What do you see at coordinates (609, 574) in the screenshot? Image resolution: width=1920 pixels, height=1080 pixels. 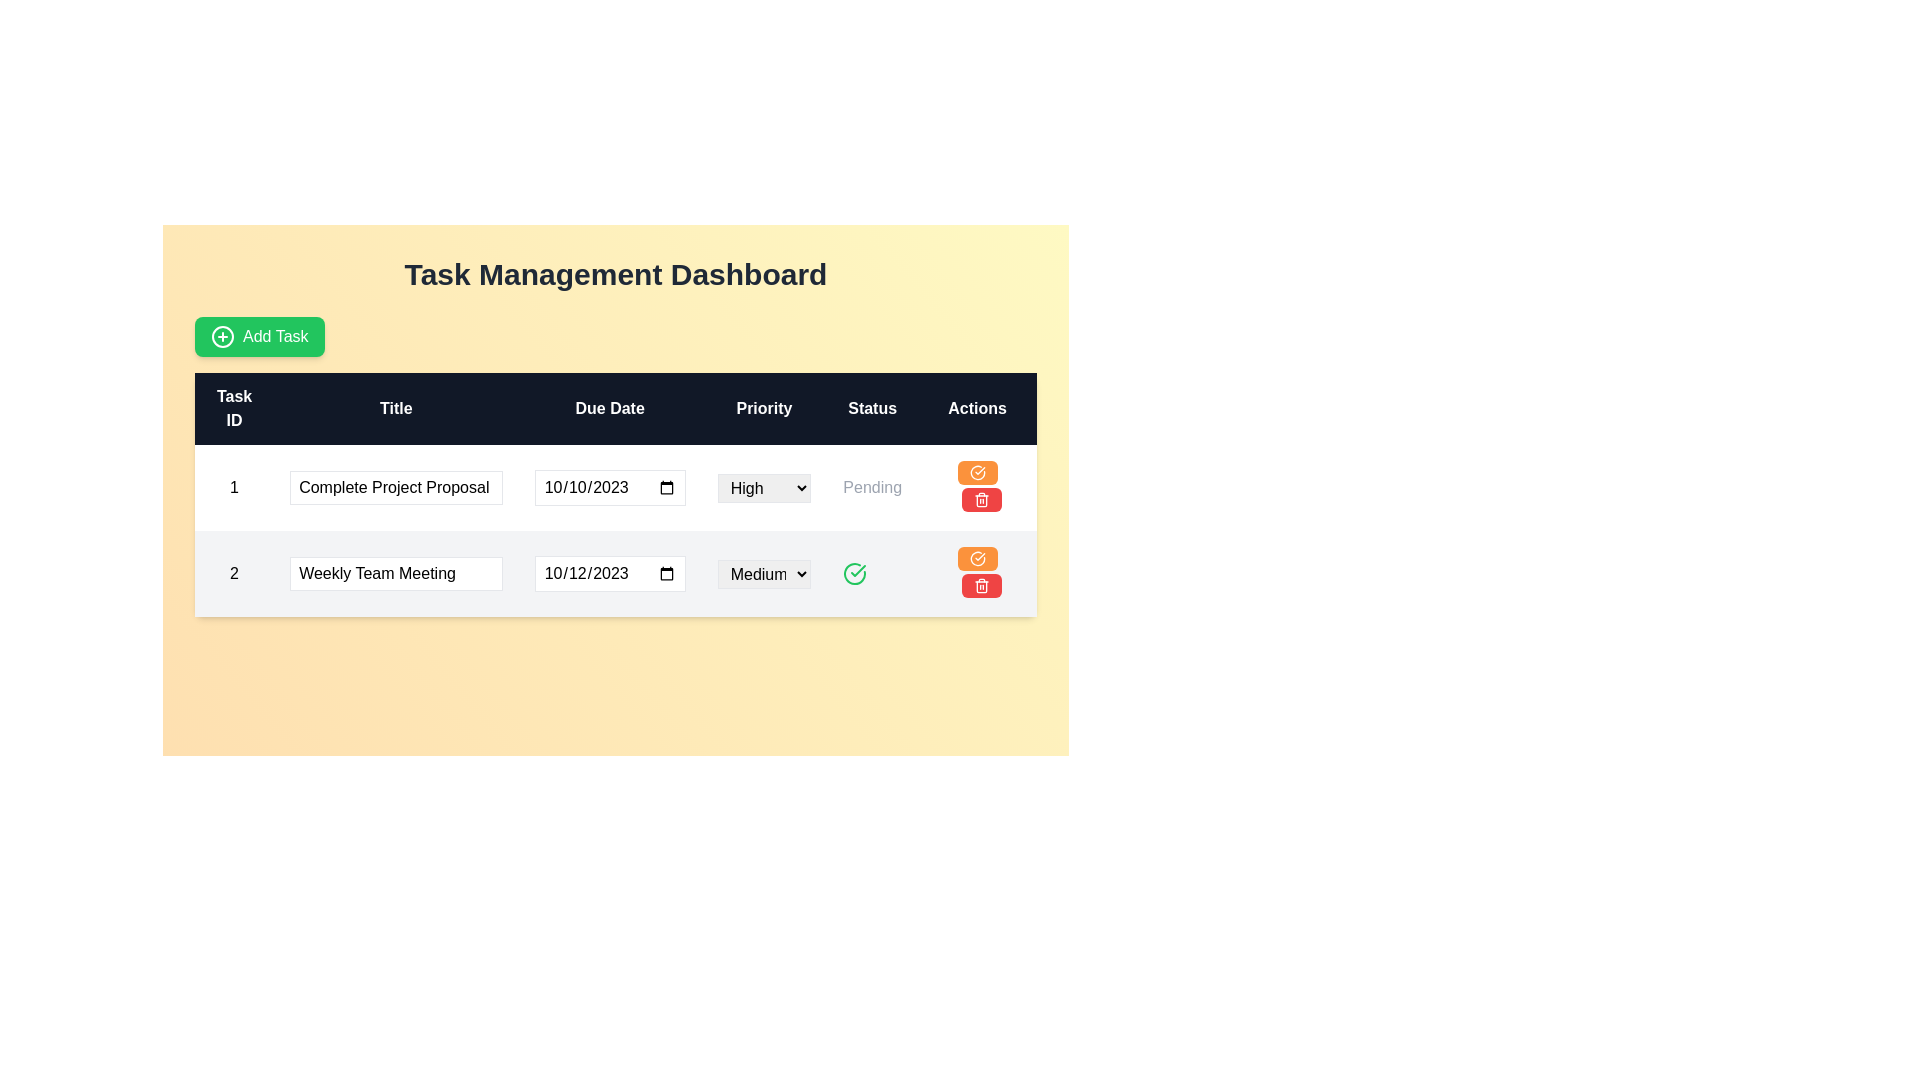 I see `the Date input field for the task 'Weekly Team Meeting'` at bounding box center [609, 574].